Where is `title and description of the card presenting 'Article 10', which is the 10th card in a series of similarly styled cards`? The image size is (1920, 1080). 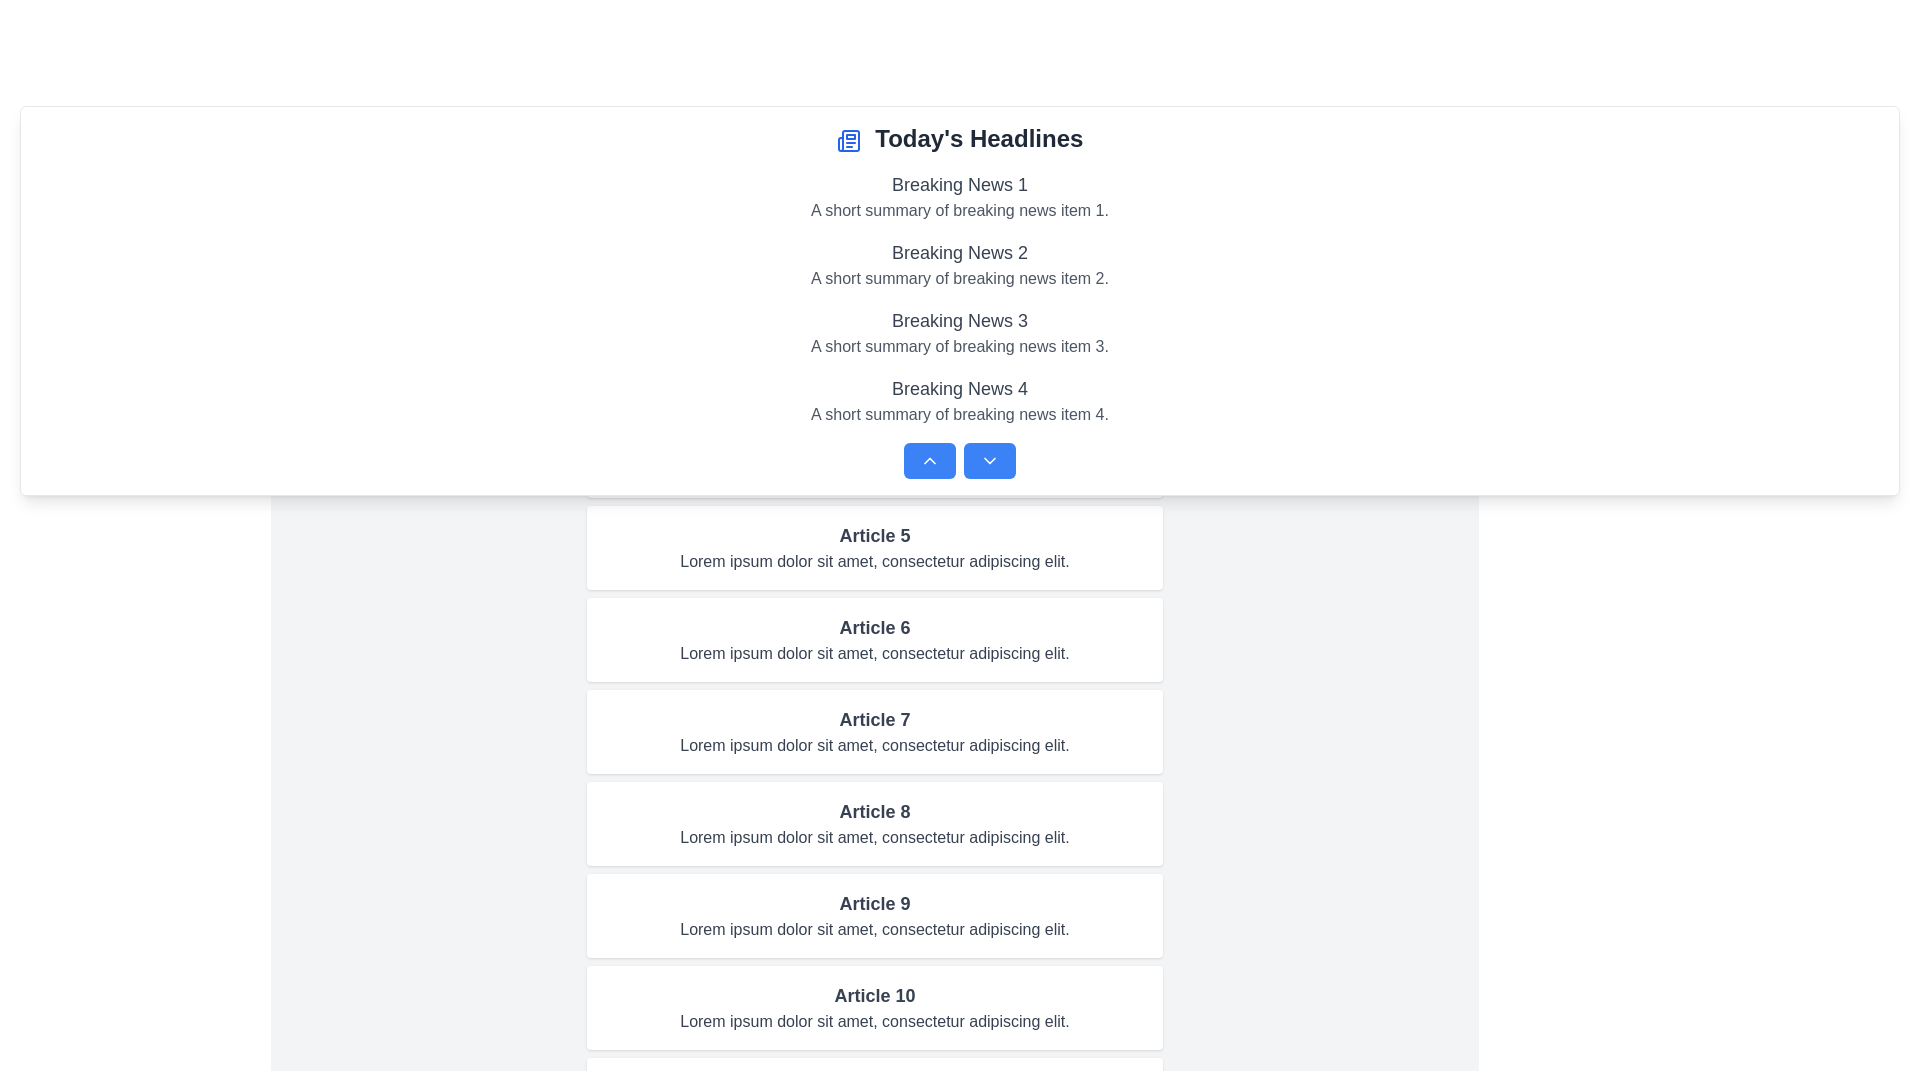 title and description of the card presenting 'Article 10', which is the 10th card in a series of similarly styled cards is located at coordinates (874, 1007).